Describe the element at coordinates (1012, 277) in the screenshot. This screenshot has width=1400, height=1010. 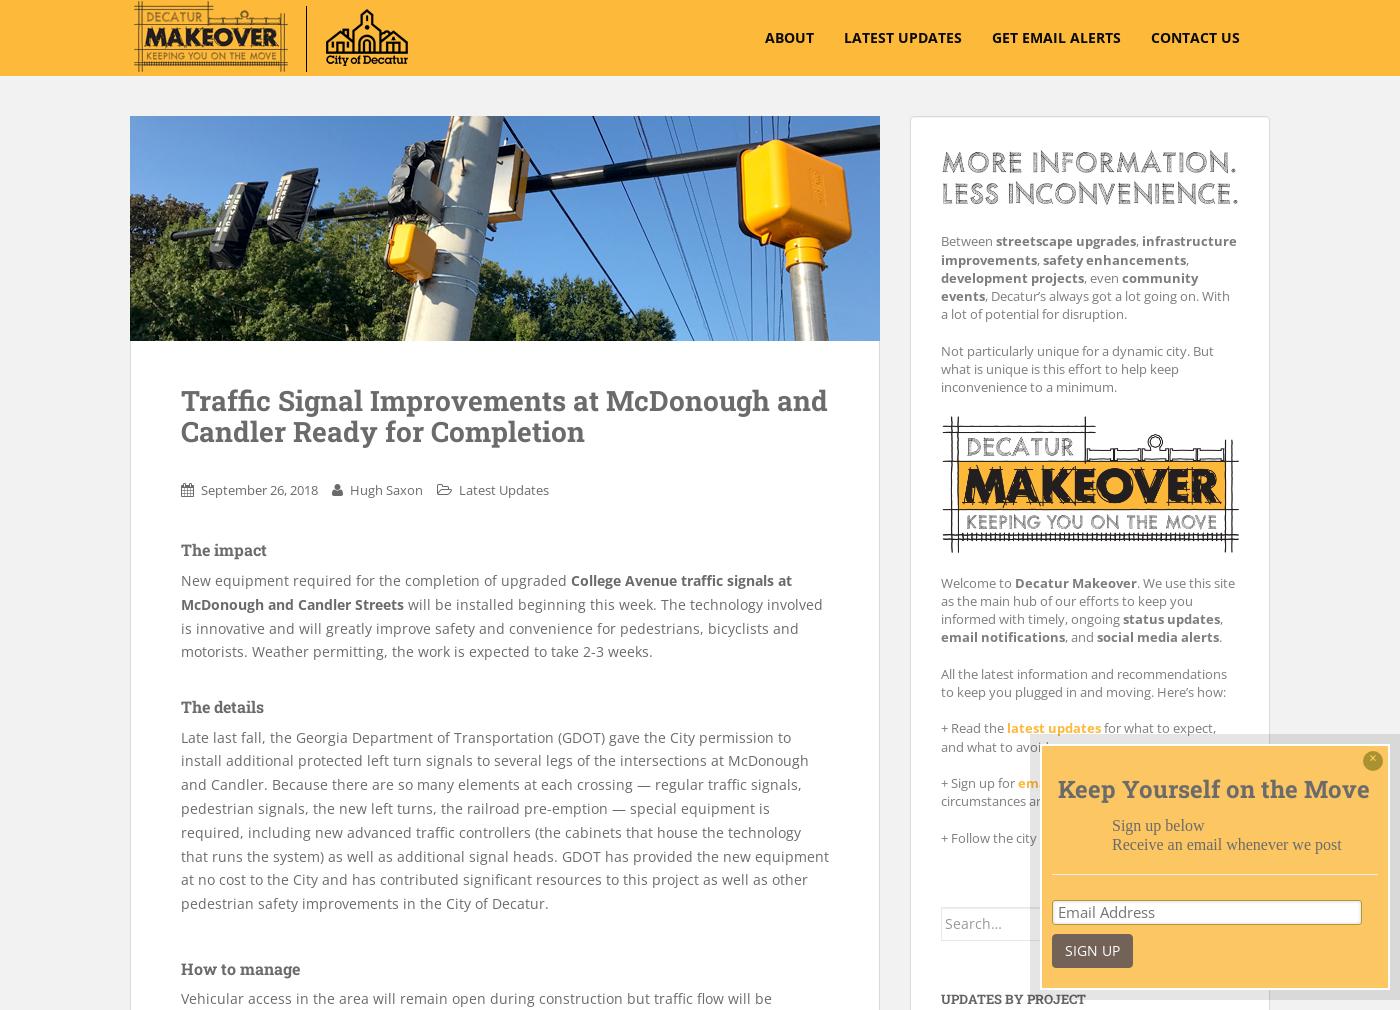
I see `'development projects'` at that location.